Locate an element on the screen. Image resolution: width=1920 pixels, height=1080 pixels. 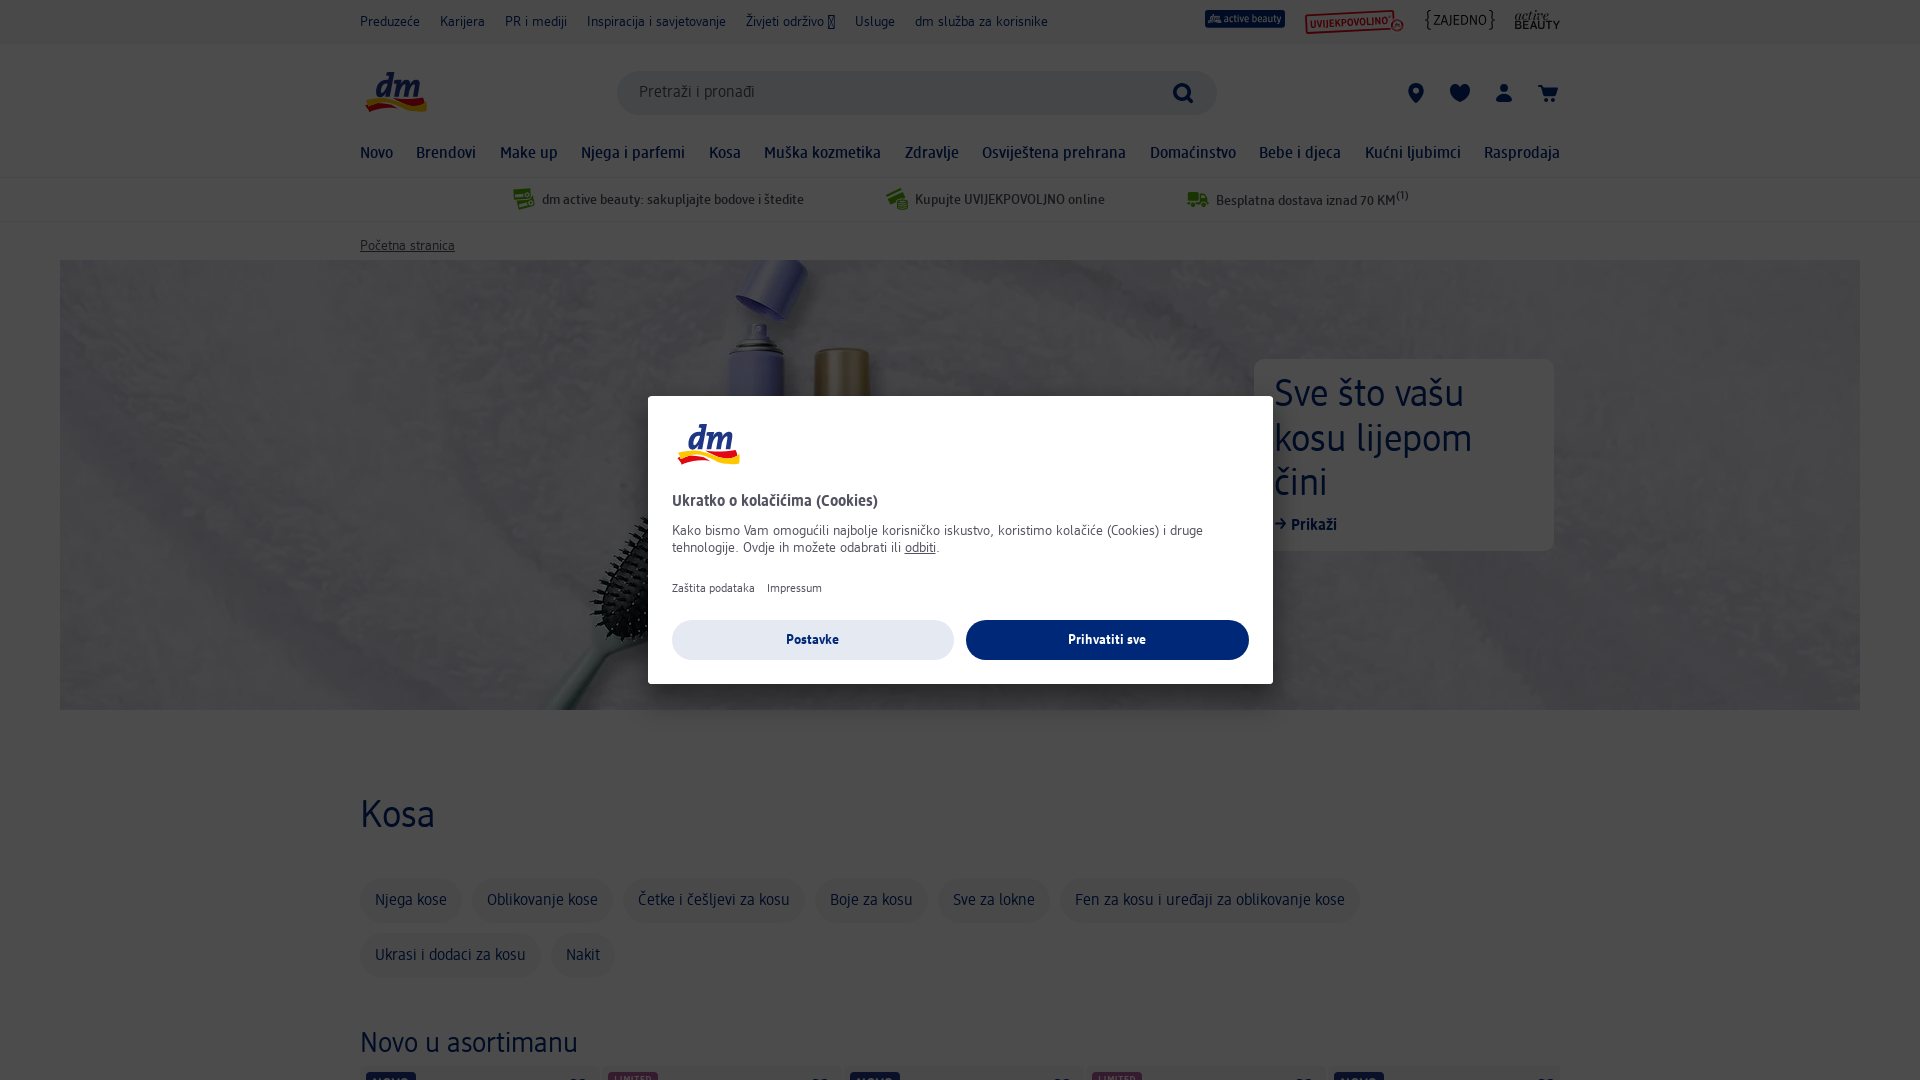
'UVIJEKPOVOLJNO' is located at coordinates (1354, 22).